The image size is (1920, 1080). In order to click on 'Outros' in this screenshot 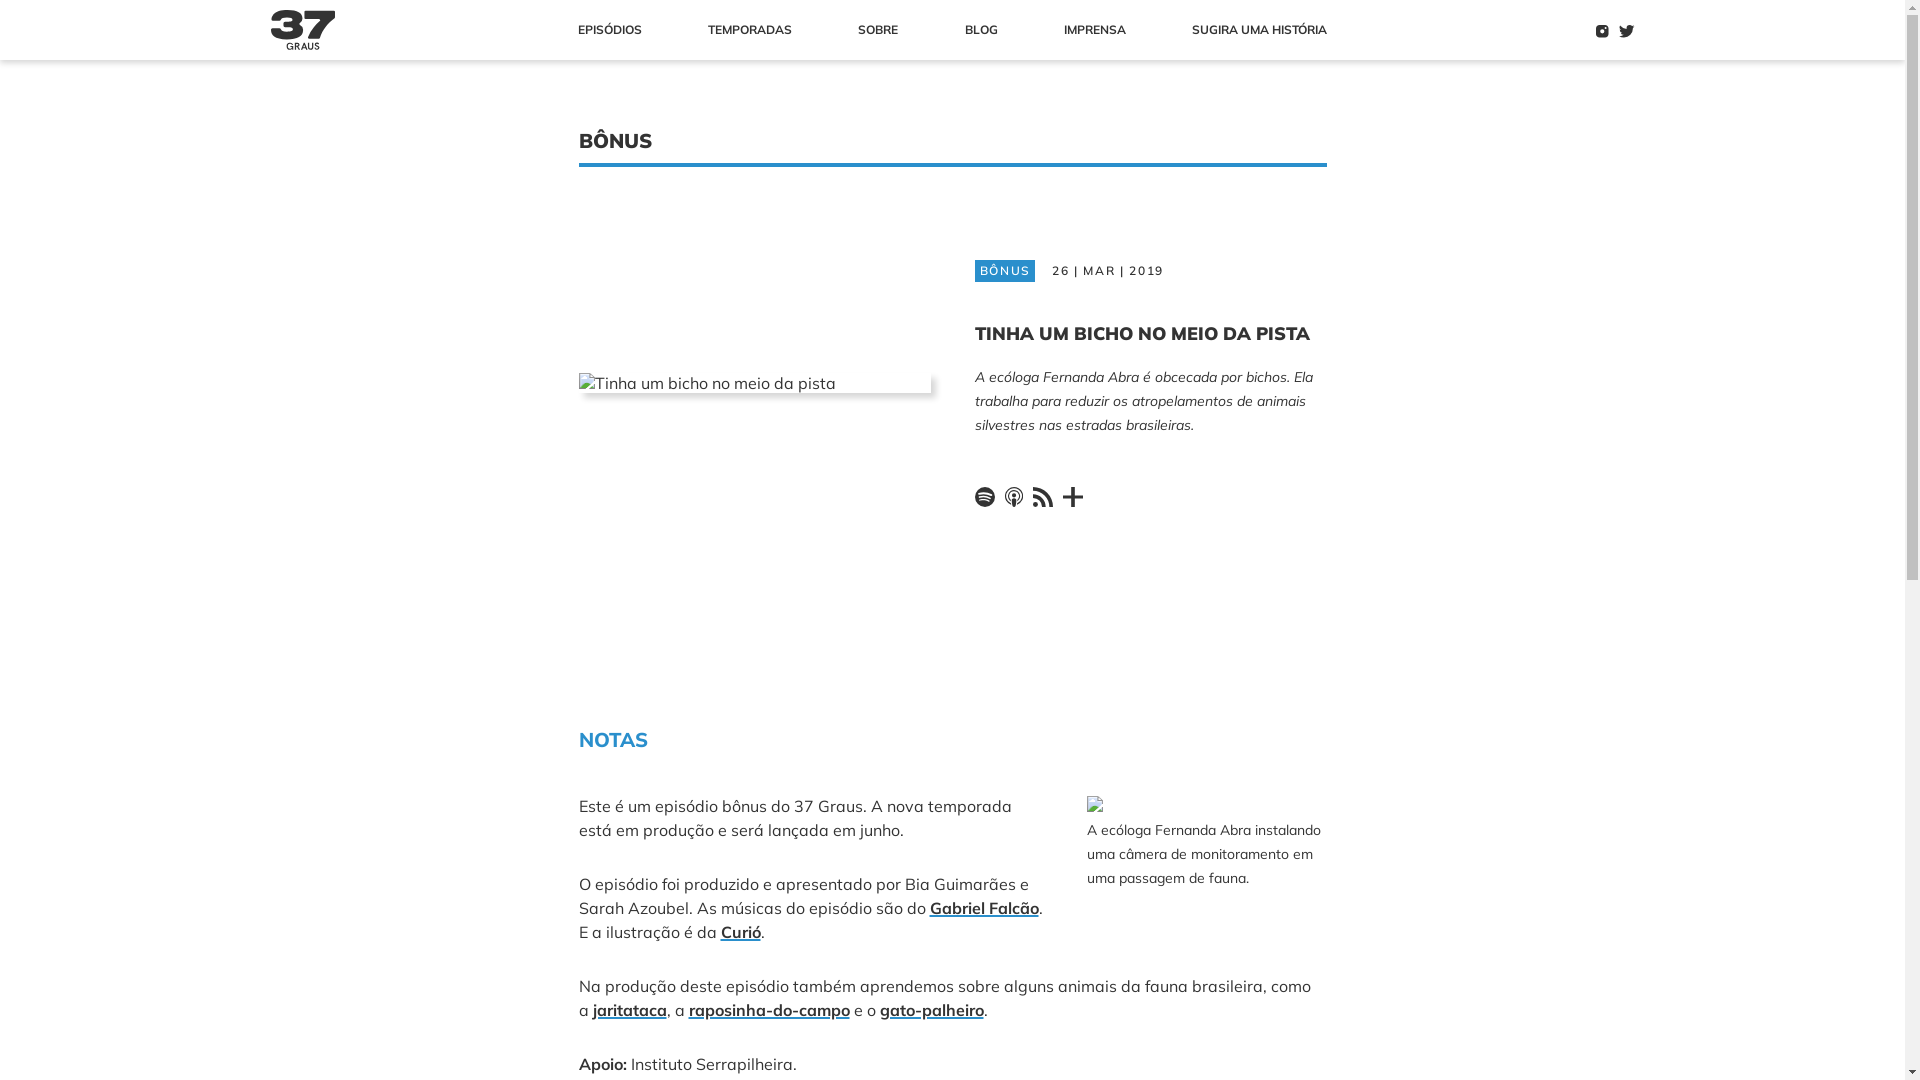, I will do `click(1077, 495)`.